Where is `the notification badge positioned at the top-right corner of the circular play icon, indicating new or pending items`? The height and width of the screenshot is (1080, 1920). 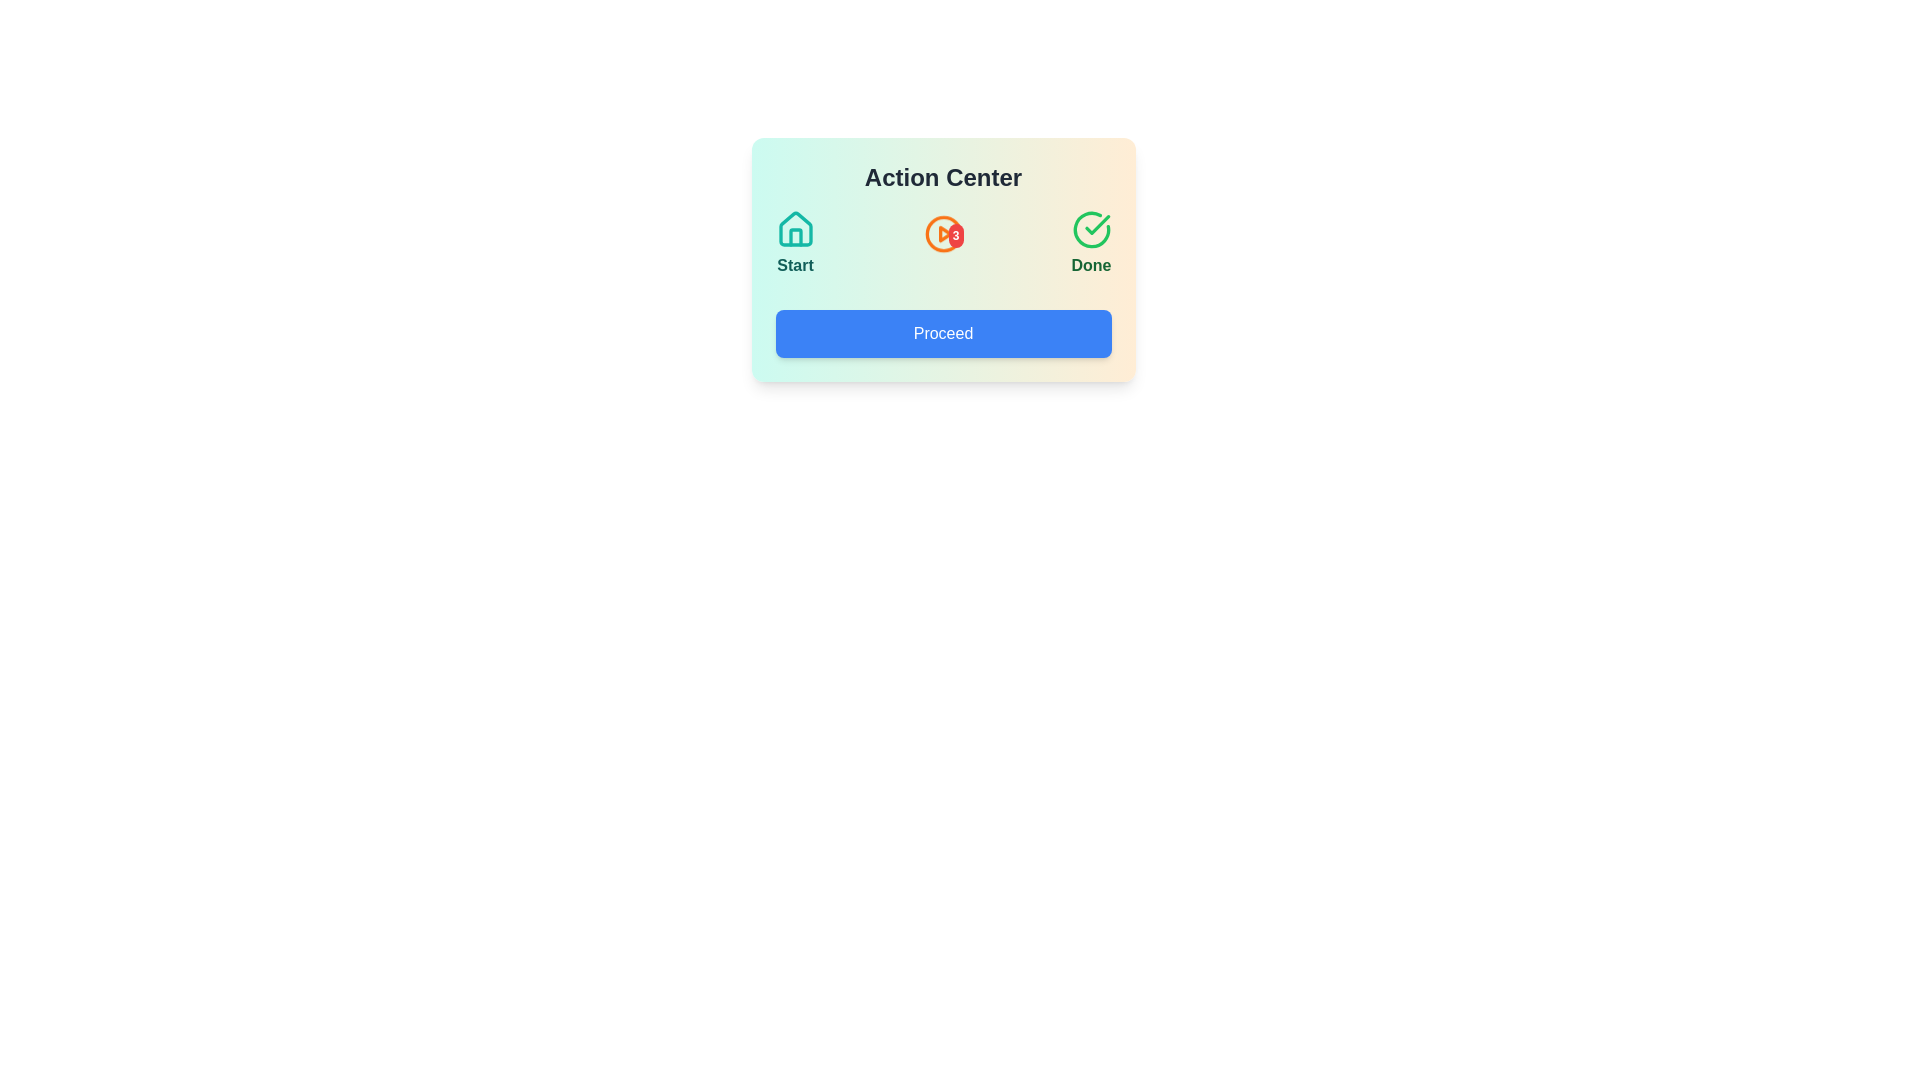 the notification badge positioned at the top-right corner of the circular play icon, indicating new or pending items is located at coordinates (955, 234).